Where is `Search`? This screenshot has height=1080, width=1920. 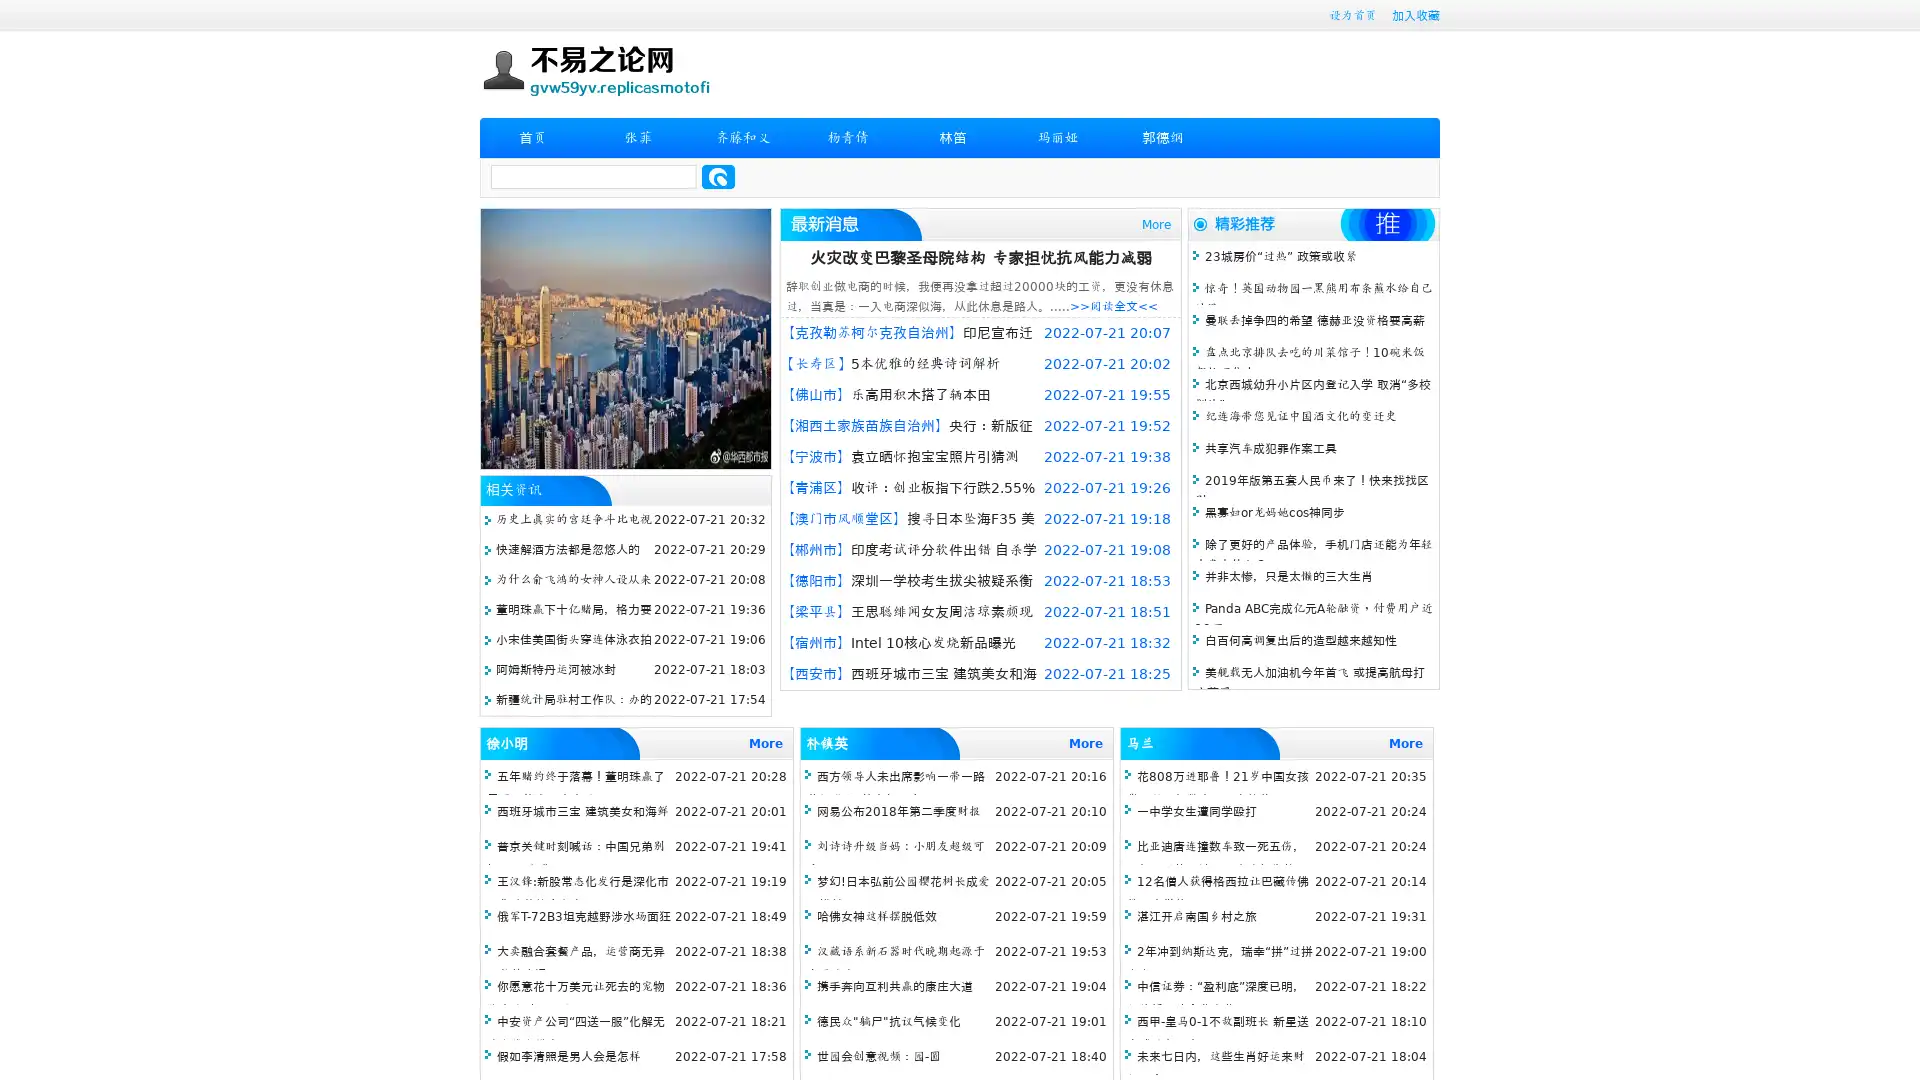 Search is located at coordinates (718, 176).